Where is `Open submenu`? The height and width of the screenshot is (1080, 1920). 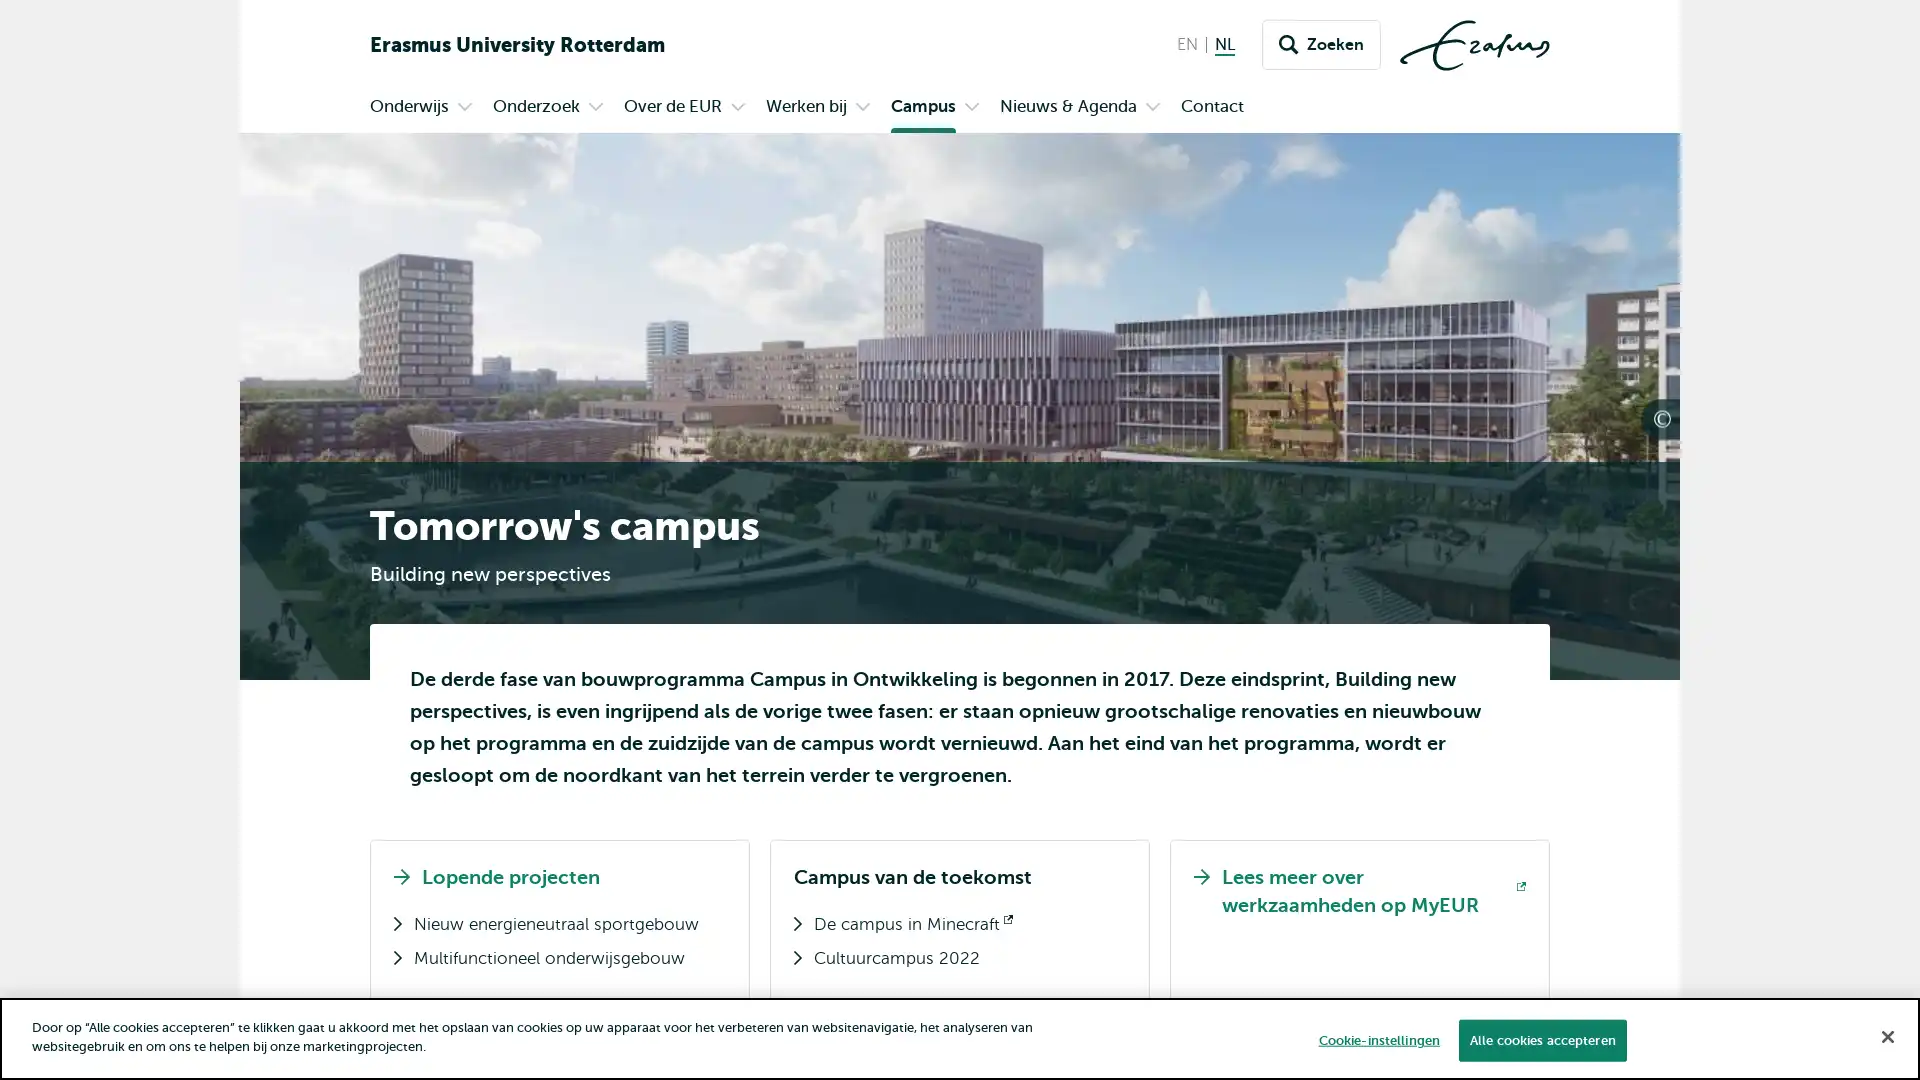 Open submenu is located at coordinates (1152, 108).